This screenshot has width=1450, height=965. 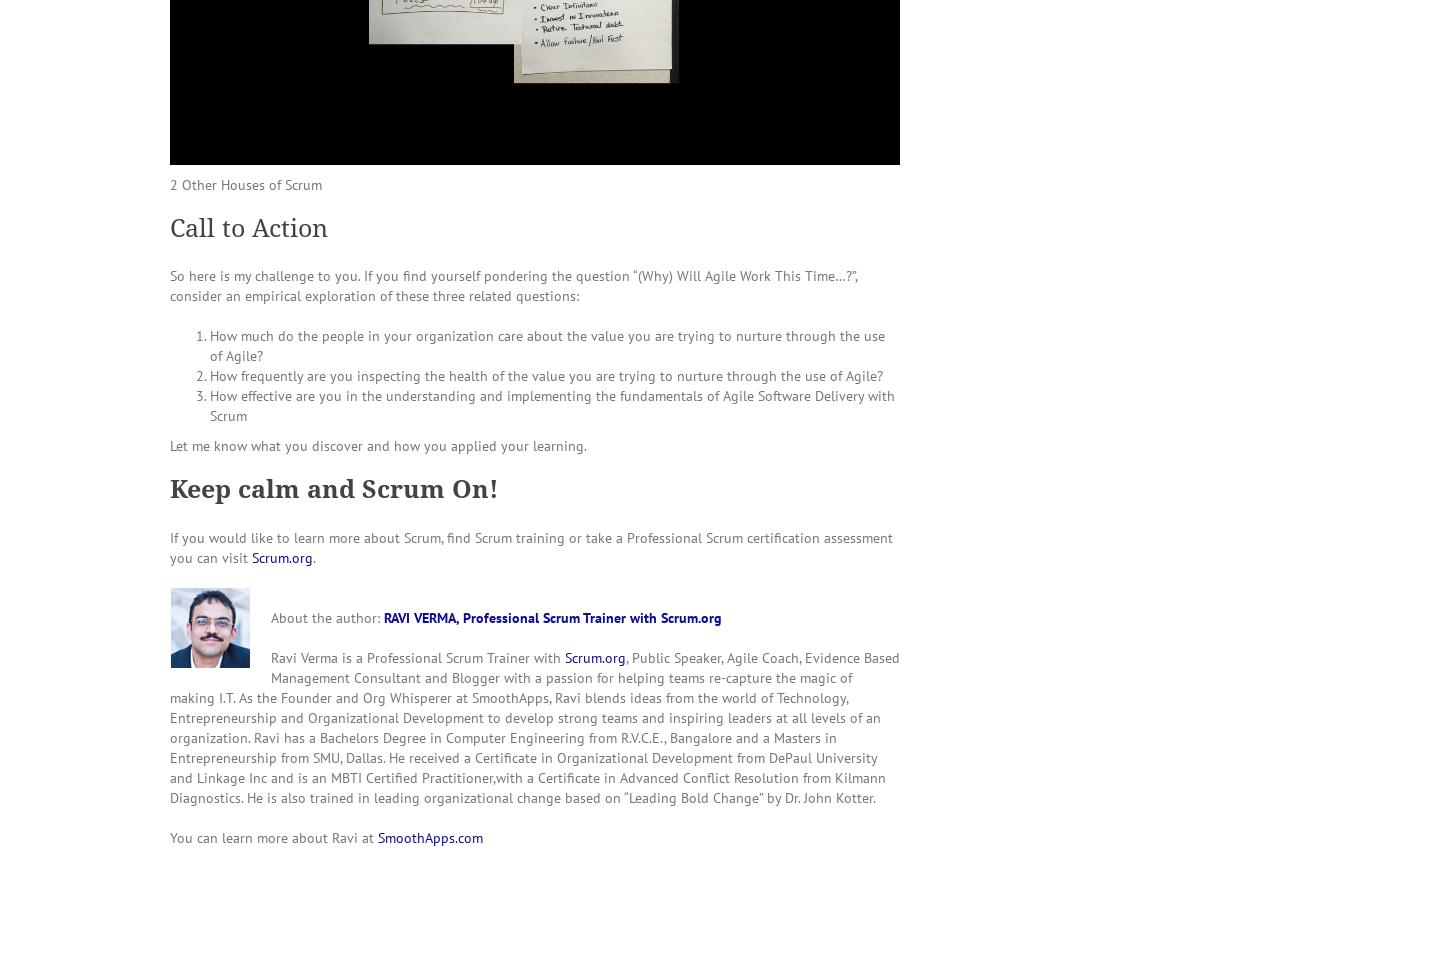 I want to click on '2 Other Houses of Scrum', so click(x=168, y=183).